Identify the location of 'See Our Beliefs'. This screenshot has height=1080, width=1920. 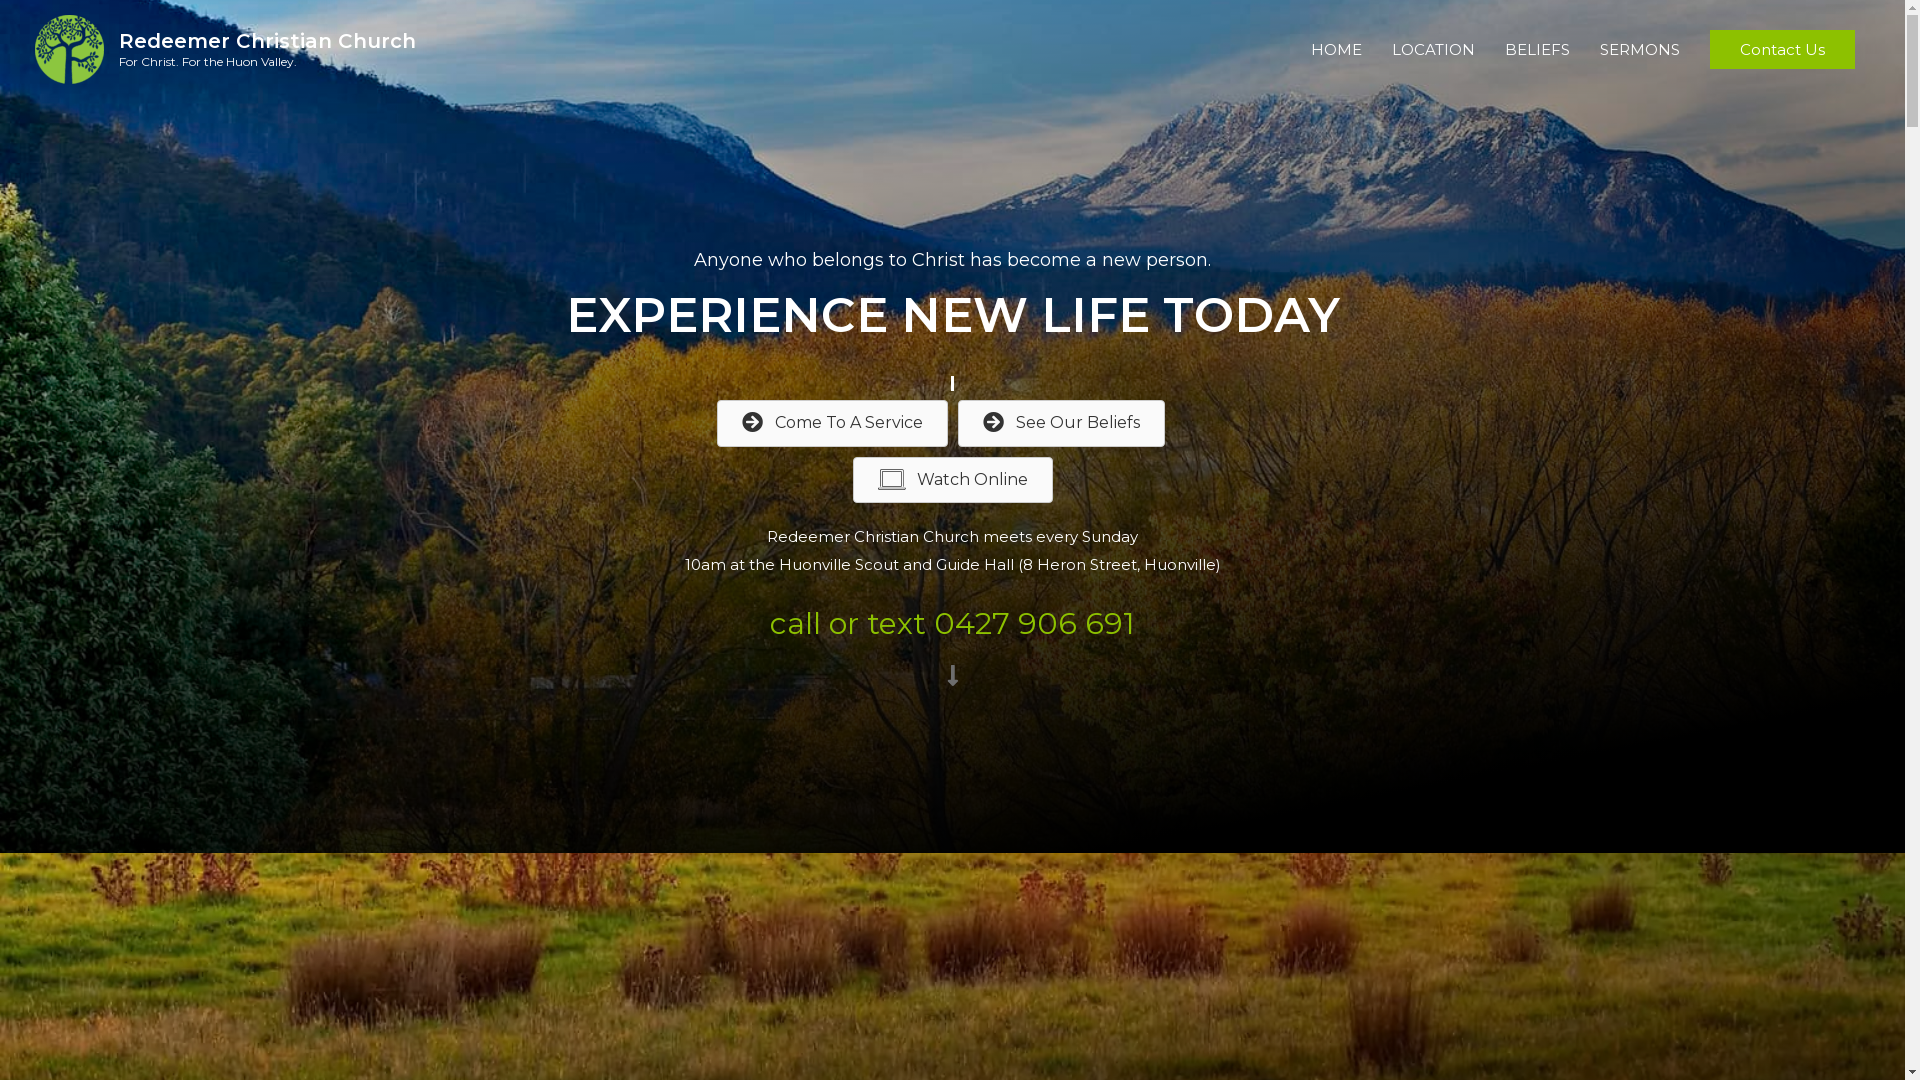
(957, 422).